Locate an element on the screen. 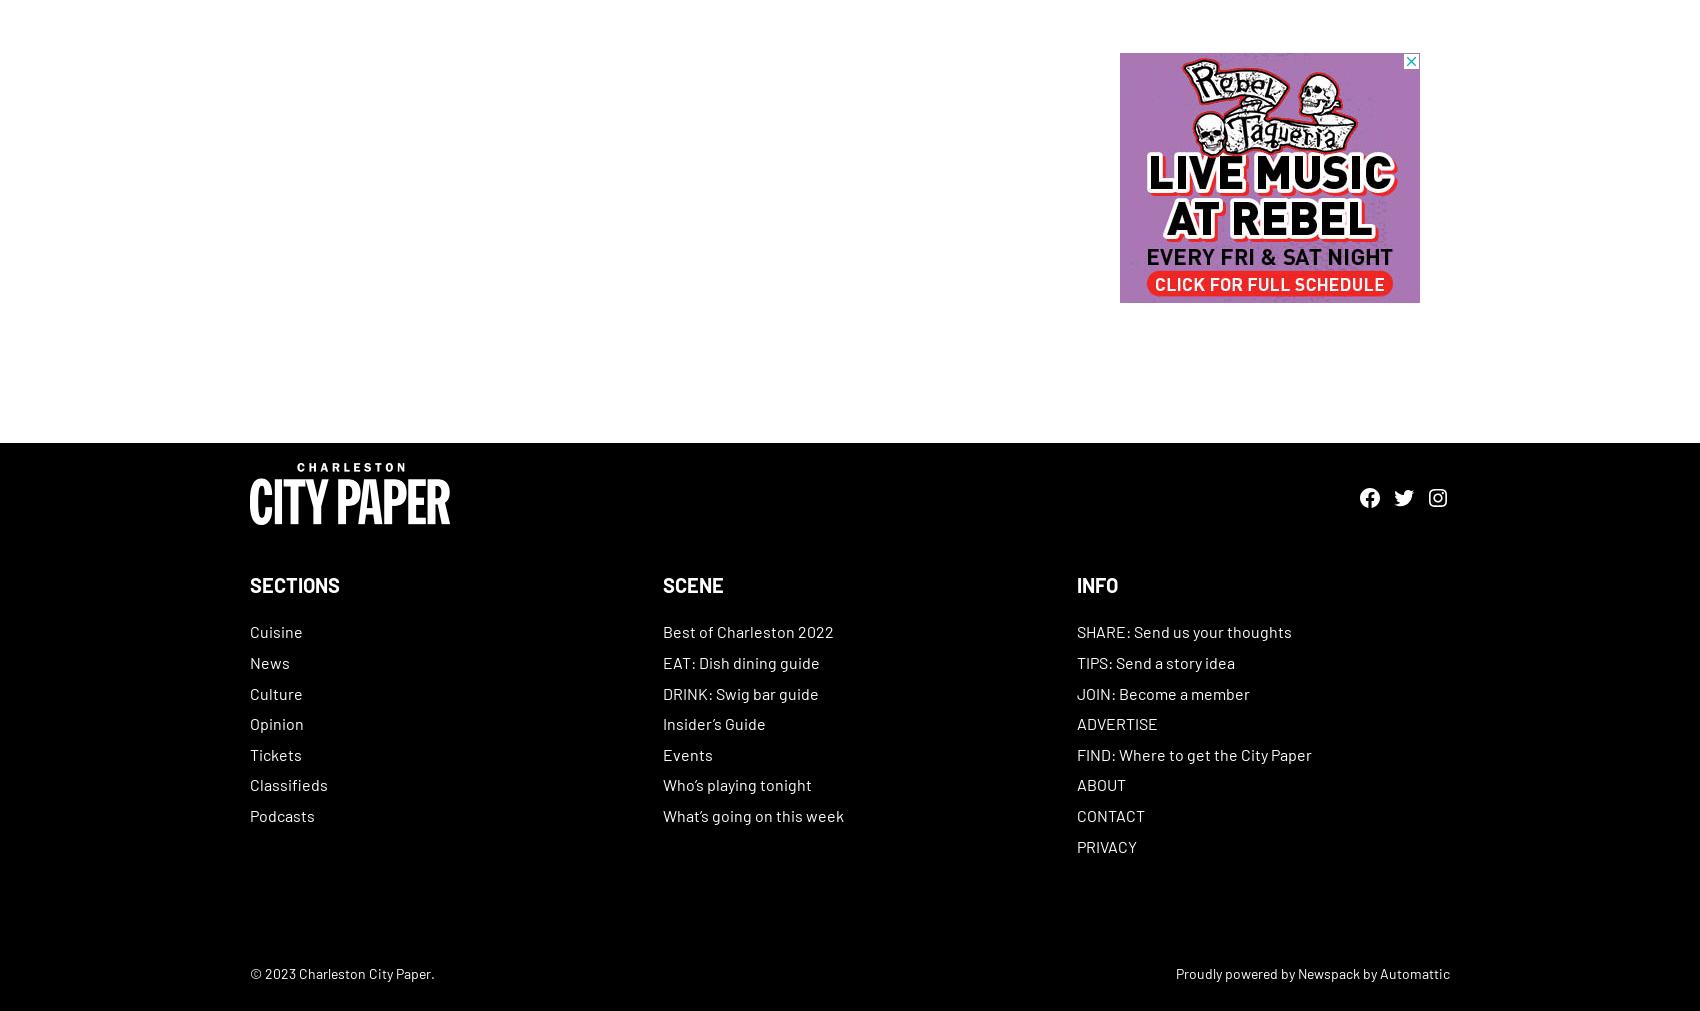  'Insider’s Guide' is located at coordinates (714, 722).